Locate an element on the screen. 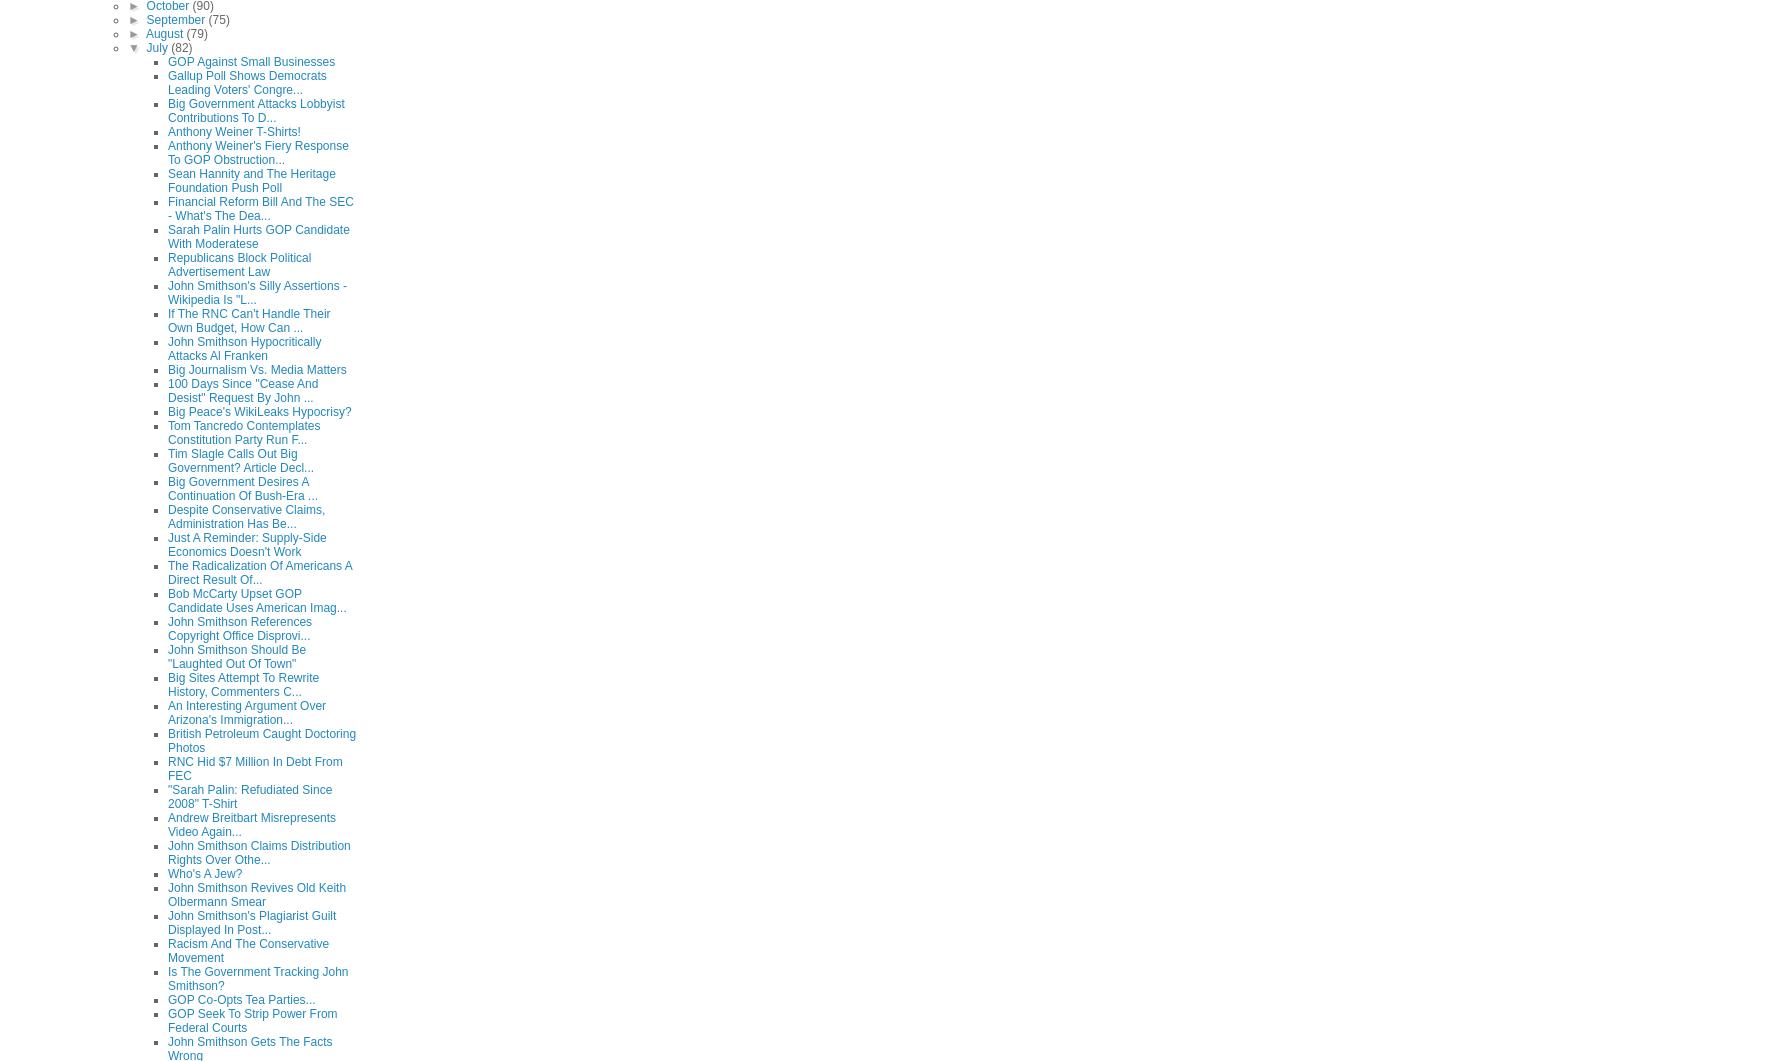 This screenshot has height=1061, width=1786. 'Just A Reminder: Supply-Side Economics Doesn't Work' is located at coordinates (246, 542).